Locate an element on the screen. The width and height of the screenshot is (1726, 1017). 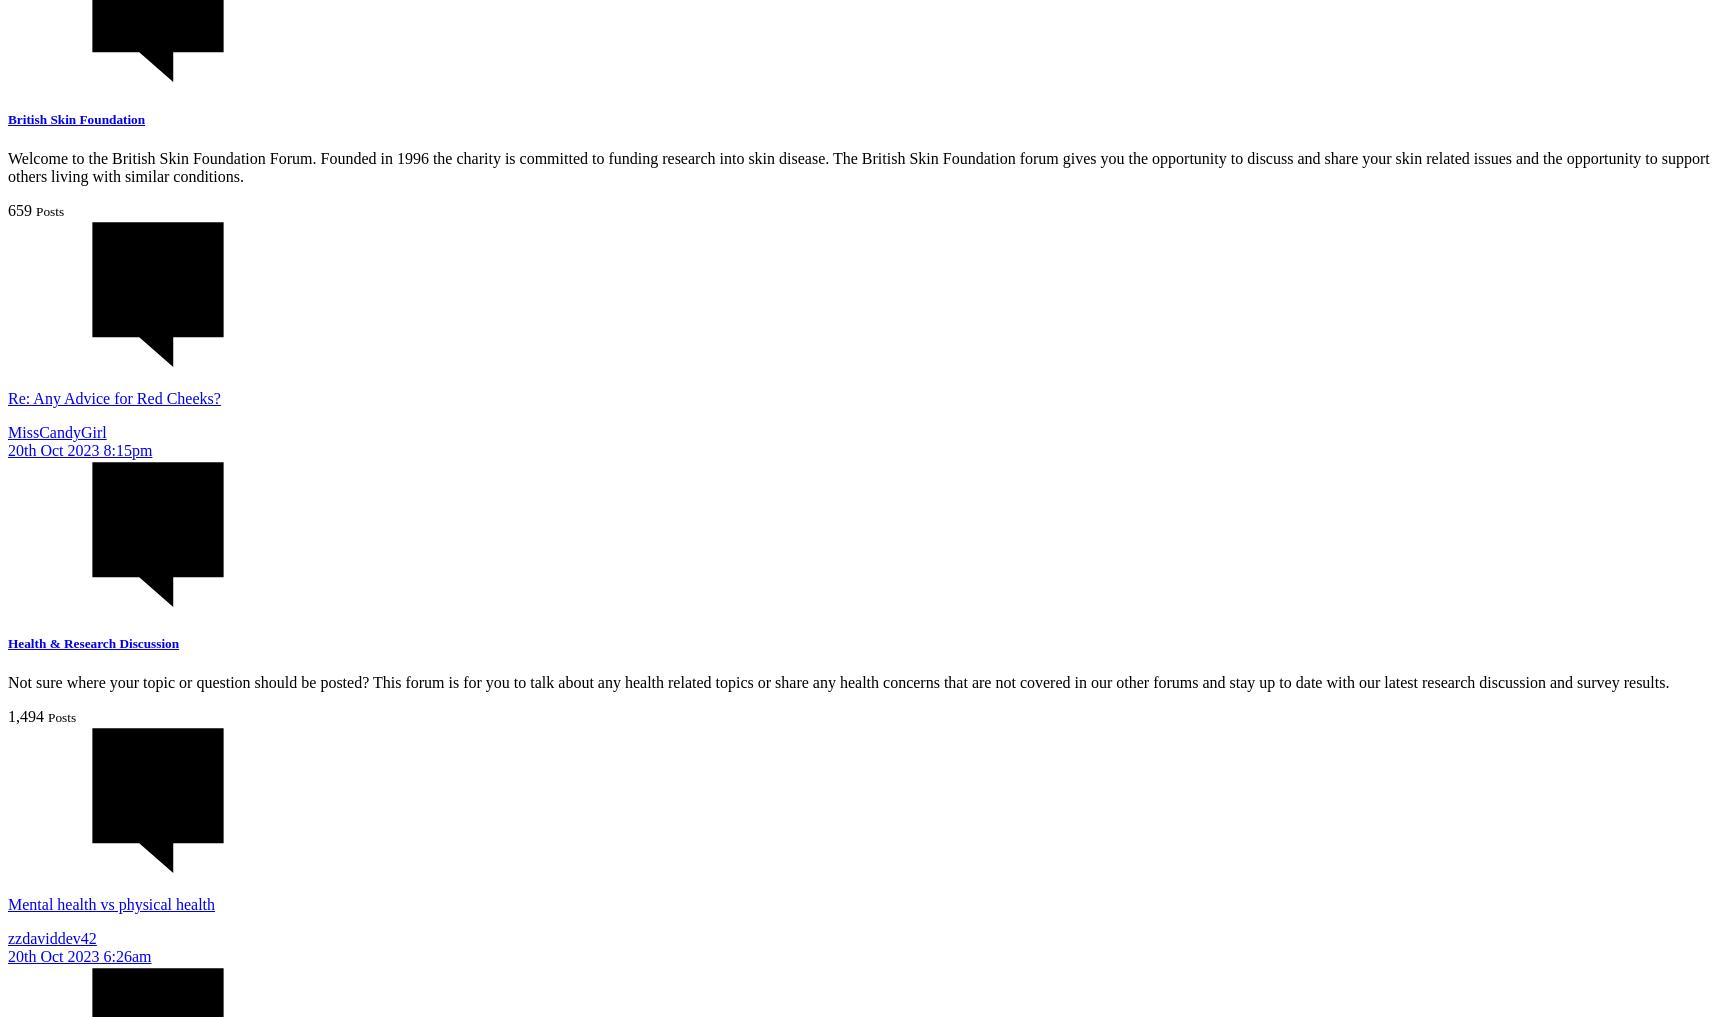
'Mental health vs physical health' is located at coordinates (110, 904).